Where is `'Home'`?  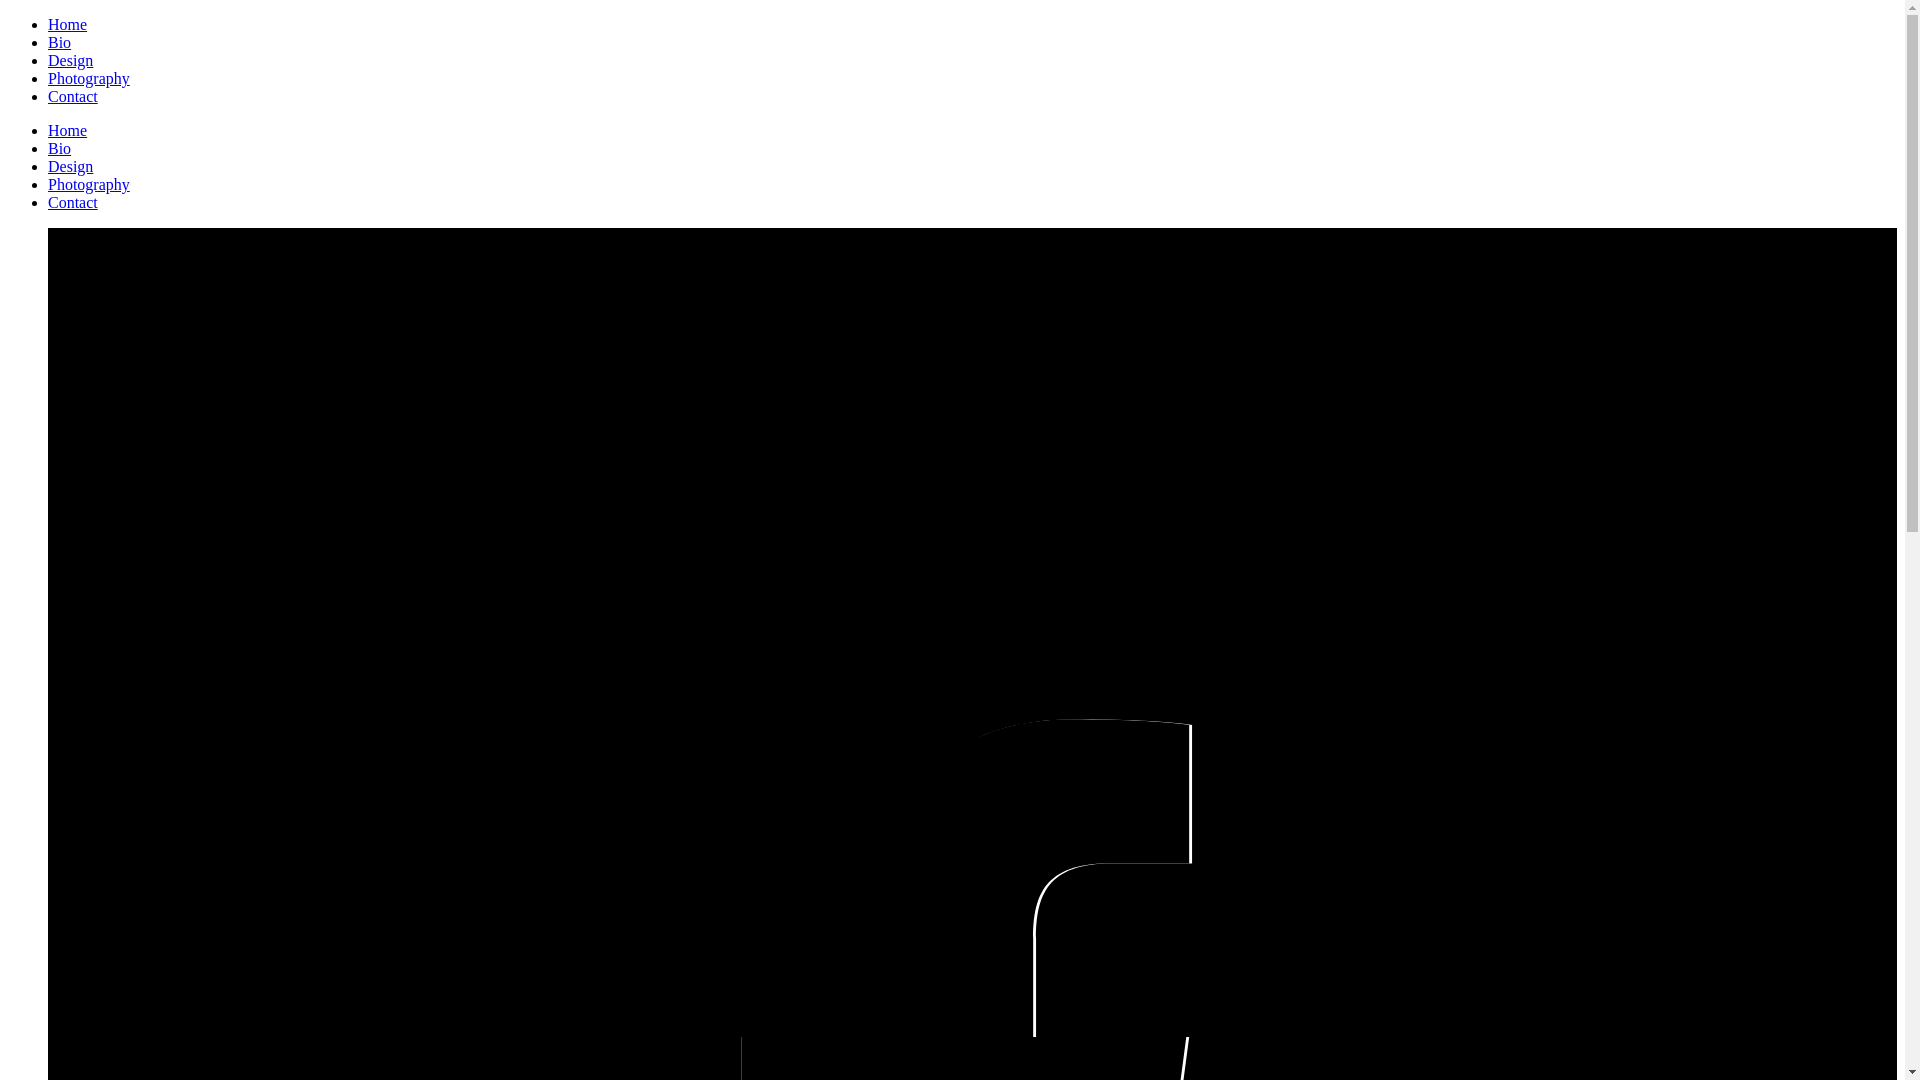 'Home' is located at coordinates (67, 130).